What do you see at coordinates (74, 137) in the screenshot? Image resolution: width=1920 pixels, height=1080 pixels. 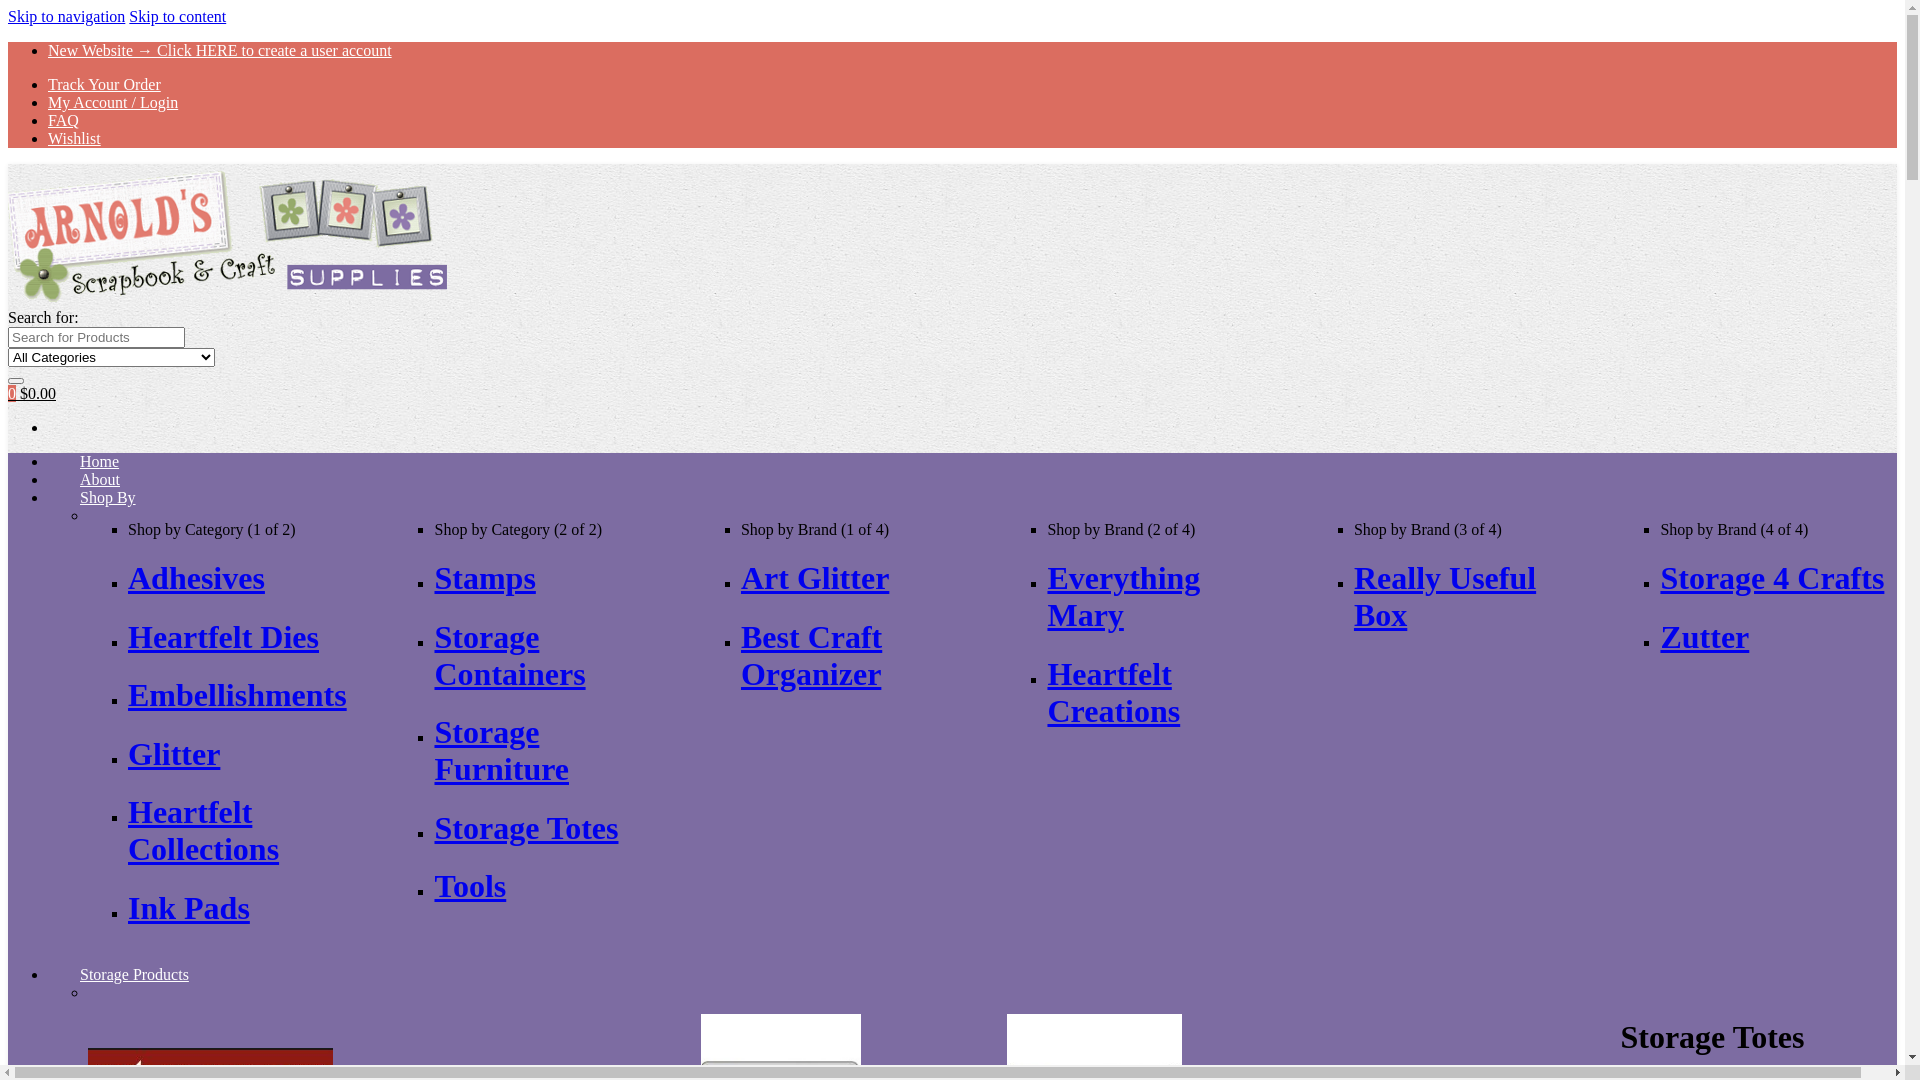 I see `'Wishlist'` at bounding box center [74, 137].